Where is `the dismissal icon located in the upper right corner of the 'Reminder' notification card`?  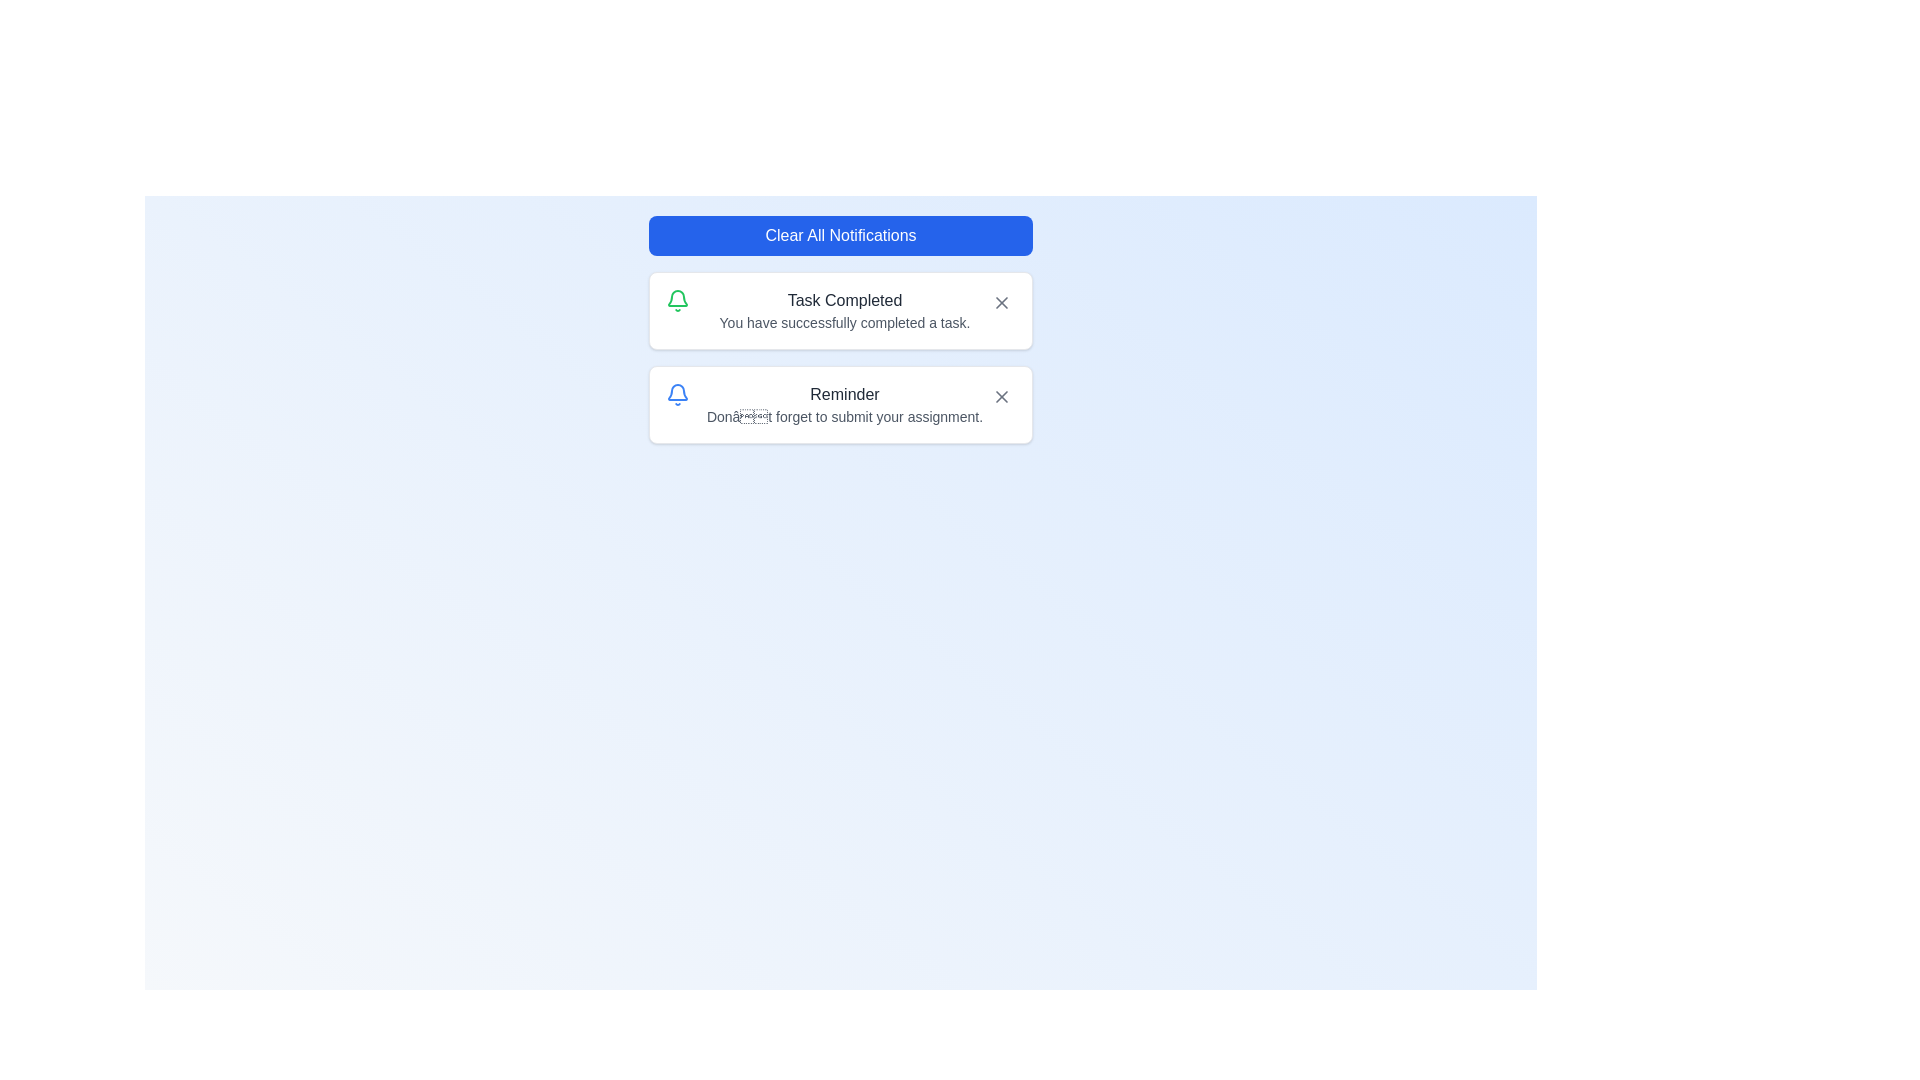
the dismissal icon located in the upper right corner of the 'Reminder' notification card is located at coordinates (1002, 397).